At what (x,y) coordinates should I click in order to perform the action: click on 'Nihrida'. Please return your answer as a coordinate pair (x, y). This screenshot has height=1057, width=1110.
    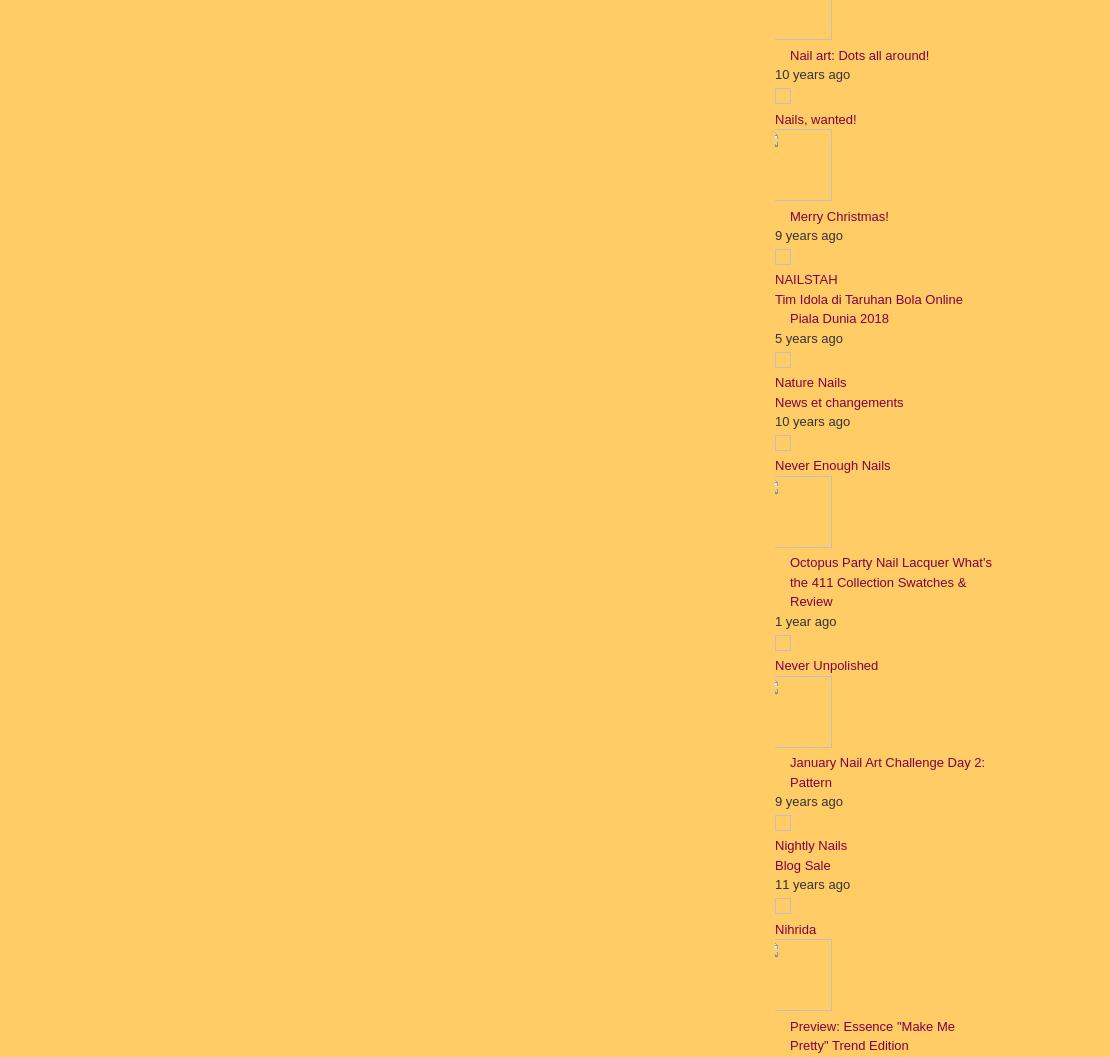
    Looking at the image, I should click on (795, 928).